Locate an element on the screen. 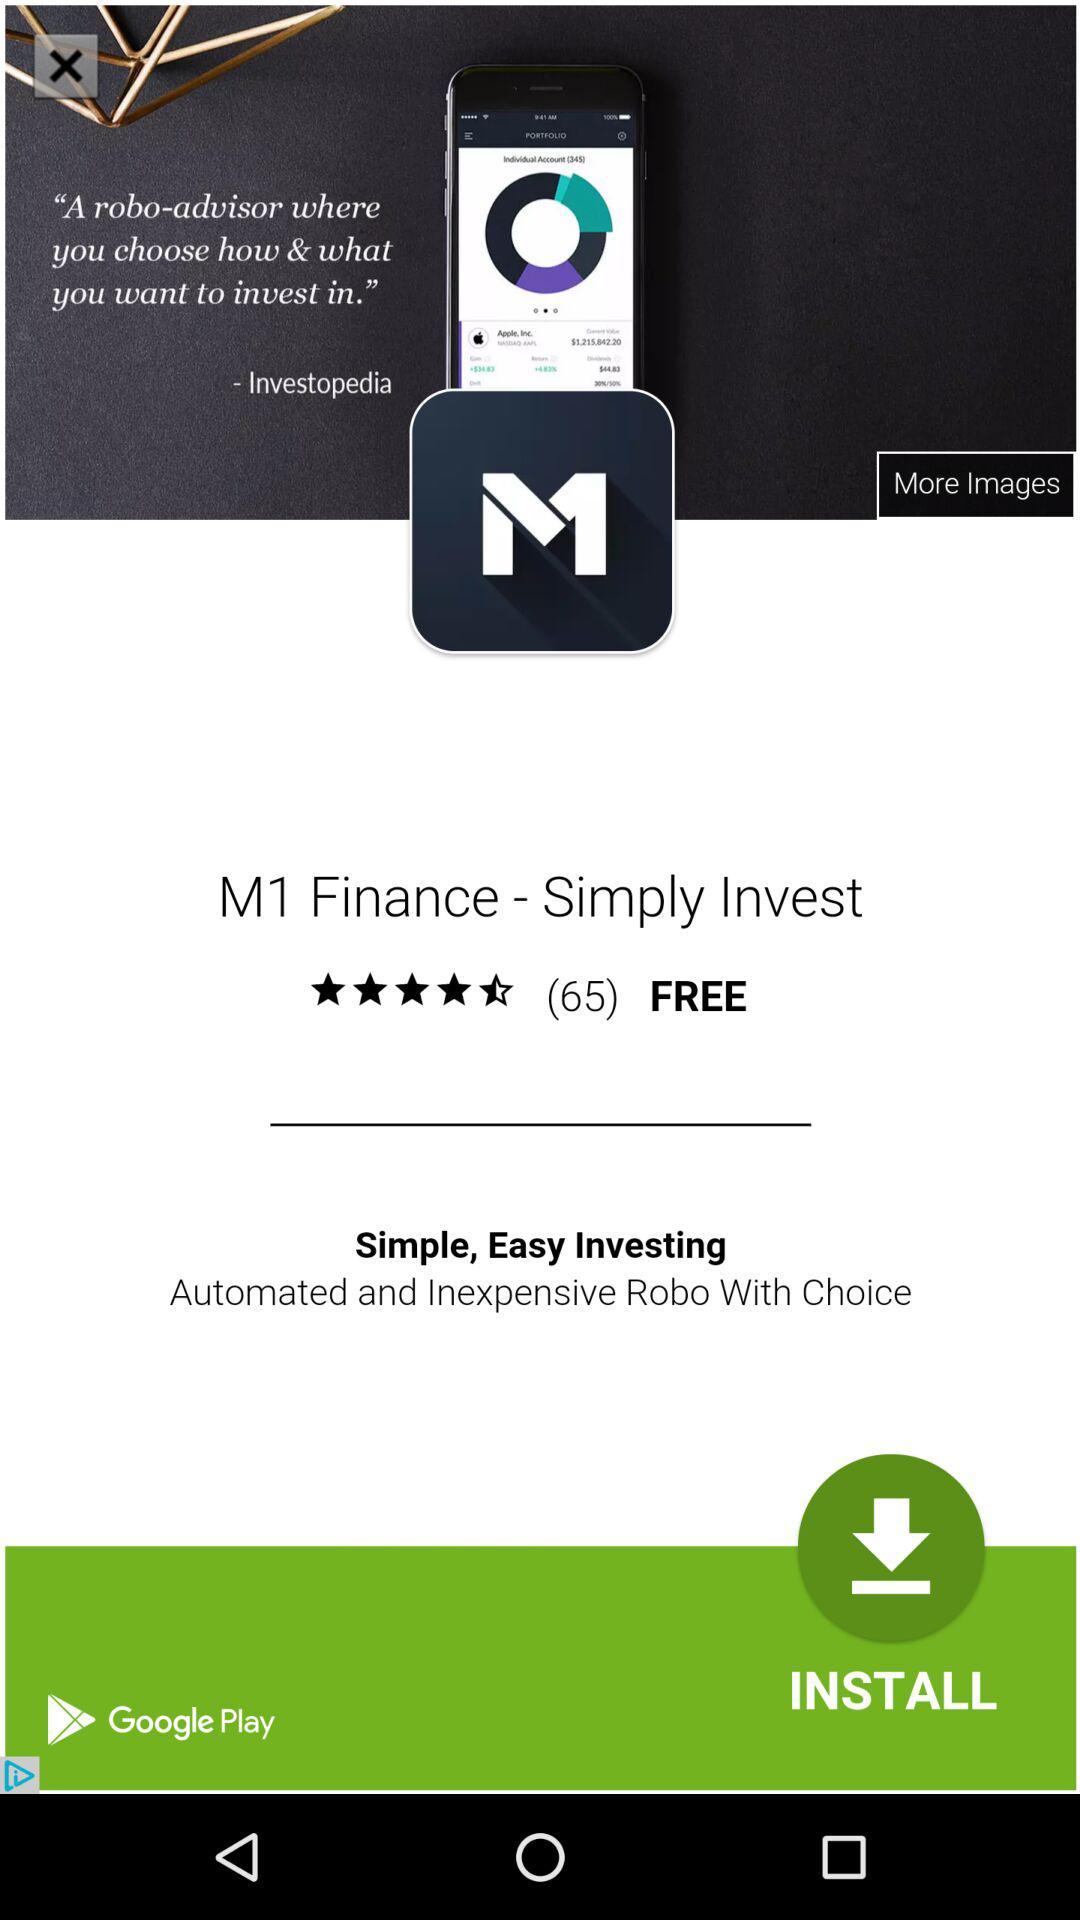  the close icon is located at coordinates (64, 70).